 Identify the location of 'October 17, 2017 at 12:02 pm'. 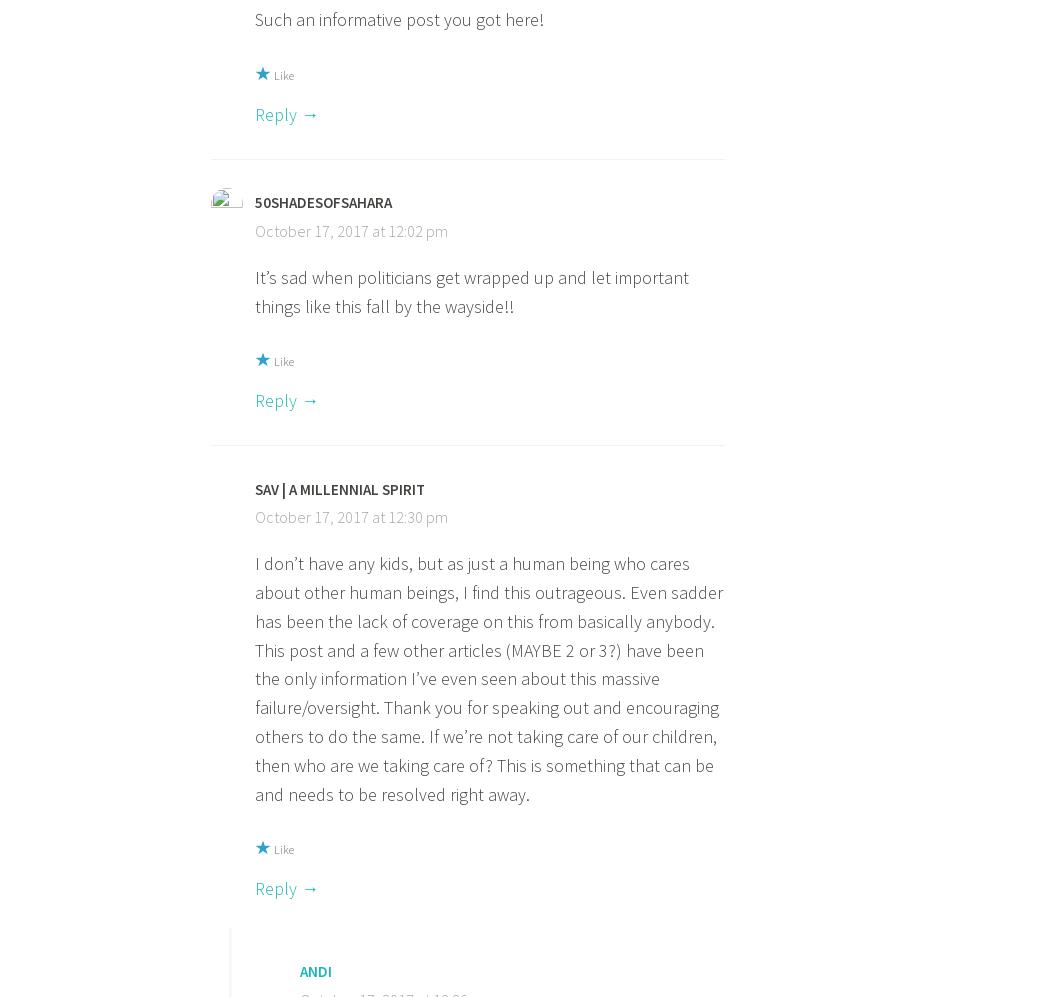
(255, 230).